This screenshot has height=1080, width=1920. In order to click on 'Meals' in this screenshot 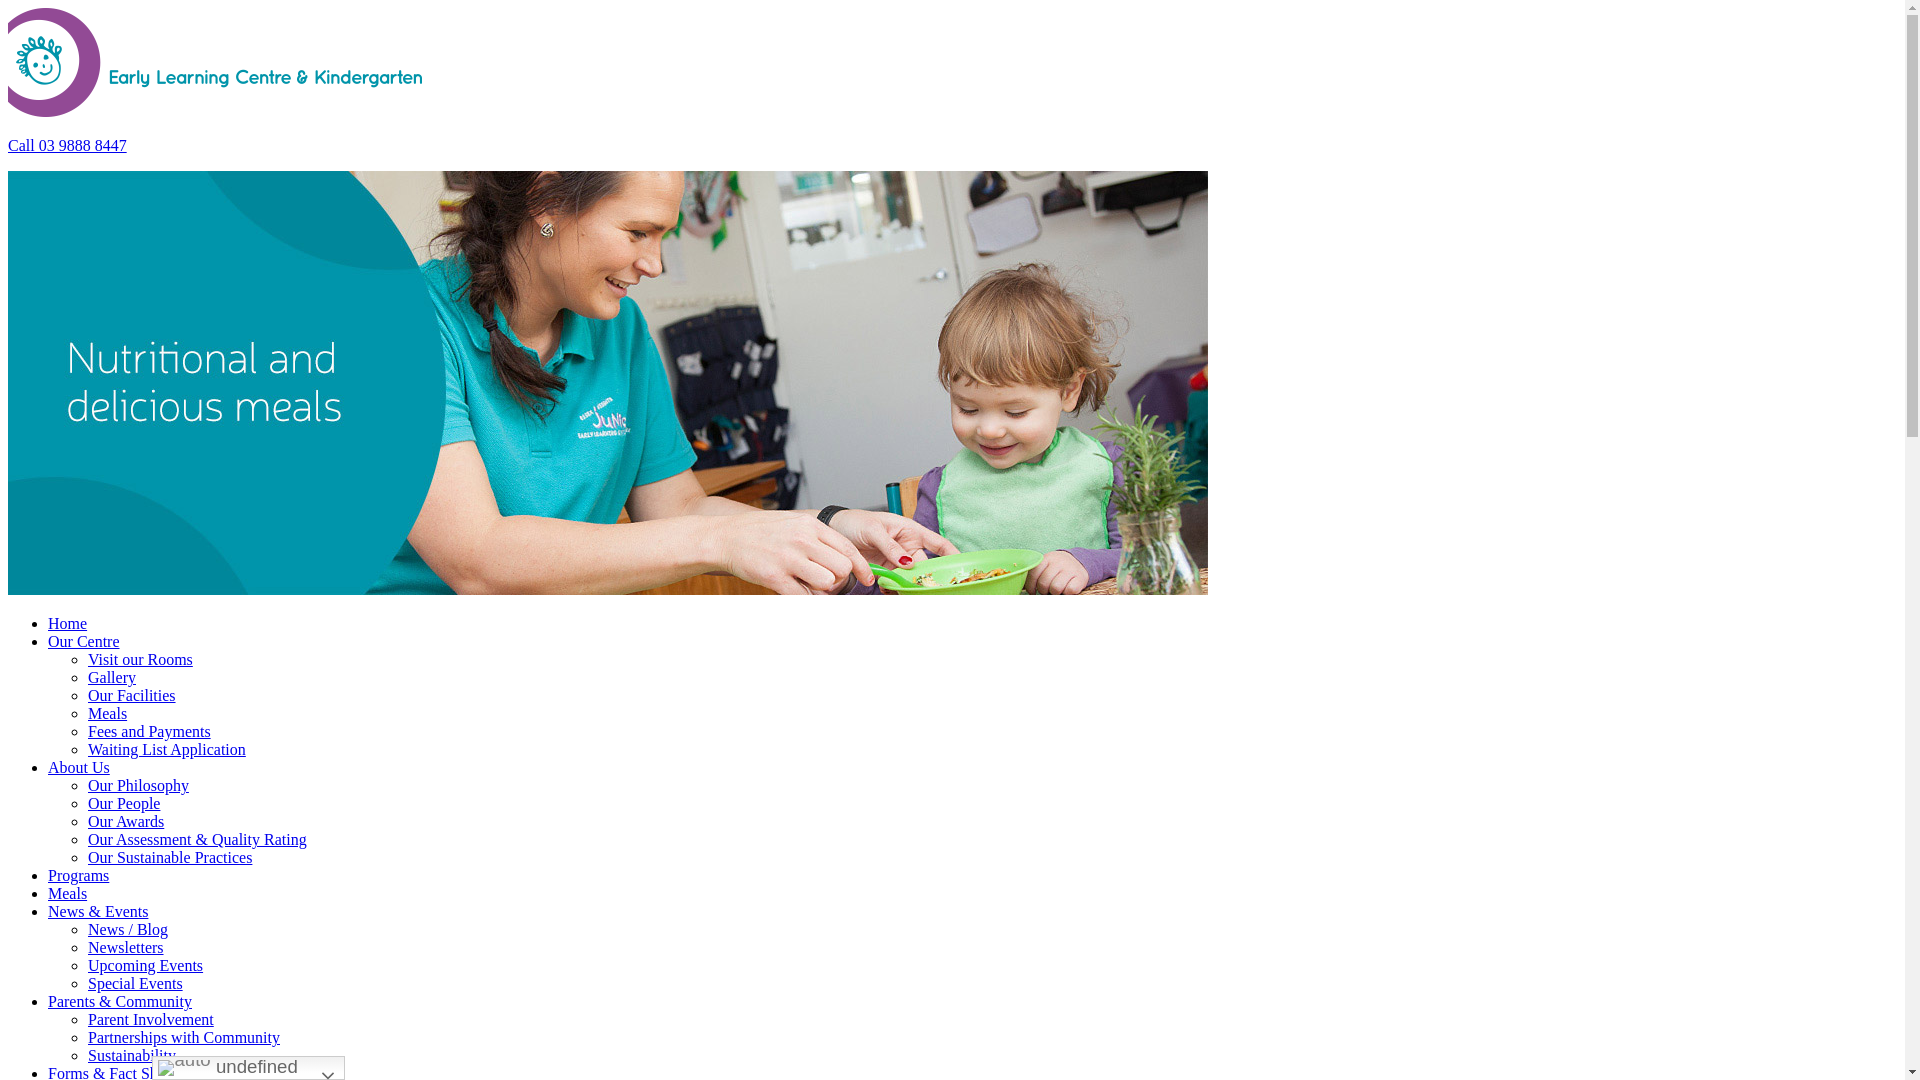, I will do `click(106, 712)`.